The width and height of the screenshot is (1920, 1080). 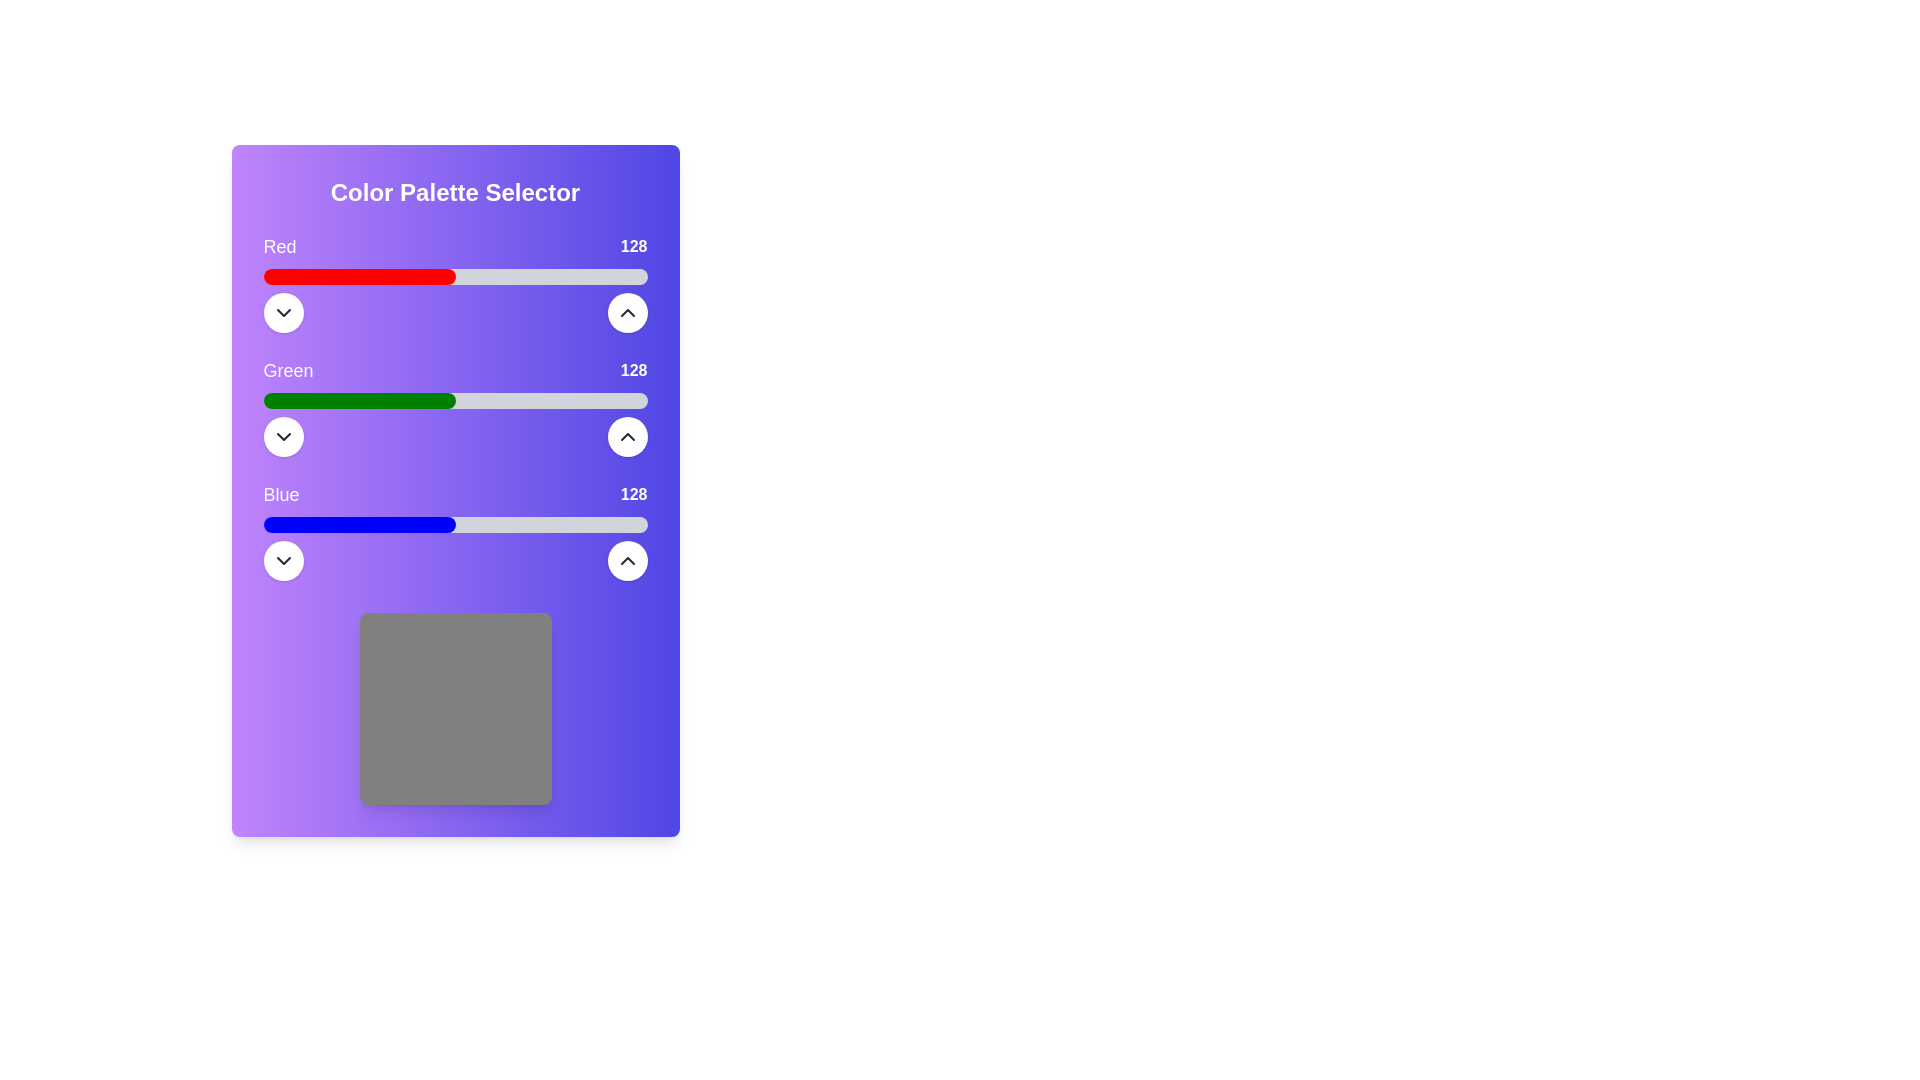 What do you see at coordinates (543, 401) in the screenshot?
I see `the green component of the color` at bounding box center [543, 401].